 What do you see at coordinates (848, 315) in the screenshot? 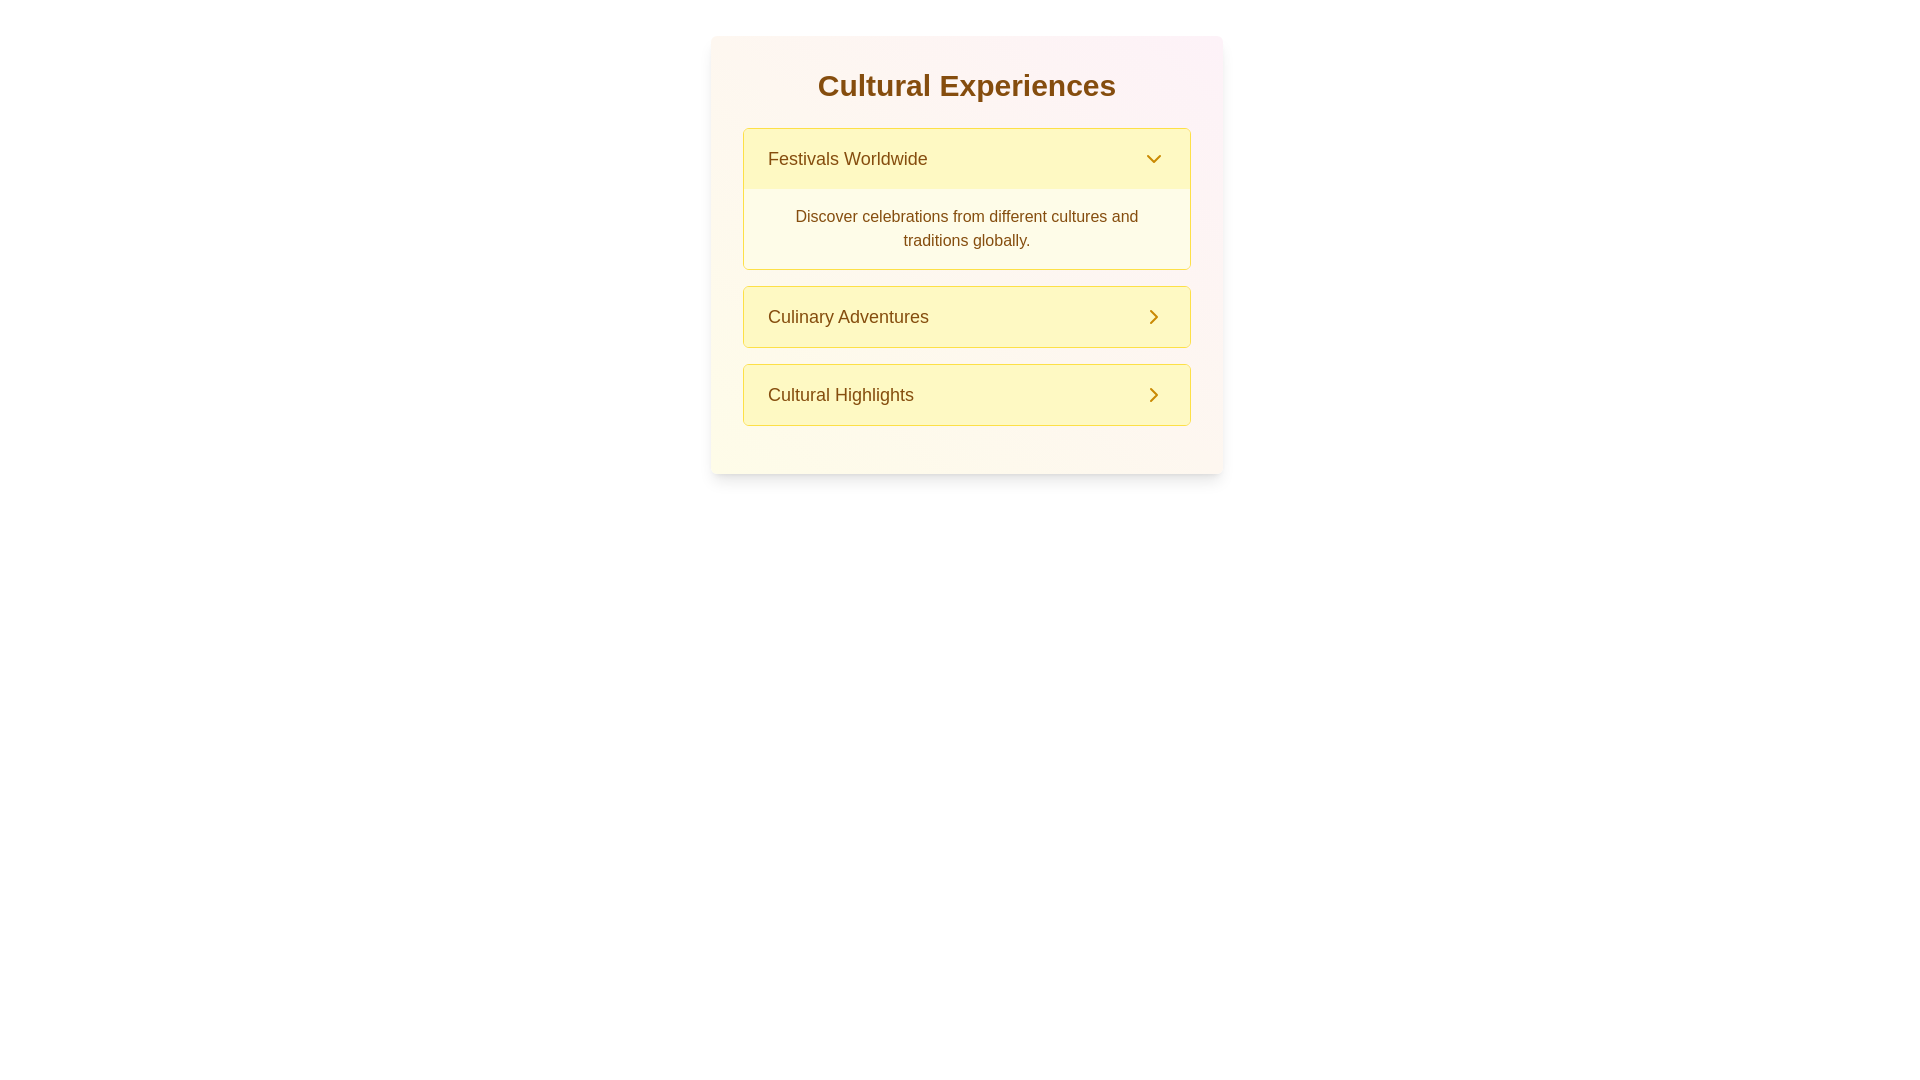
I see `static text component displaying the title 'Culinary Adventures' located within the yellow-highlighted menu option in the middle section of the card titled 'Cultural Experiences.'` at bounding box center [848, 315].